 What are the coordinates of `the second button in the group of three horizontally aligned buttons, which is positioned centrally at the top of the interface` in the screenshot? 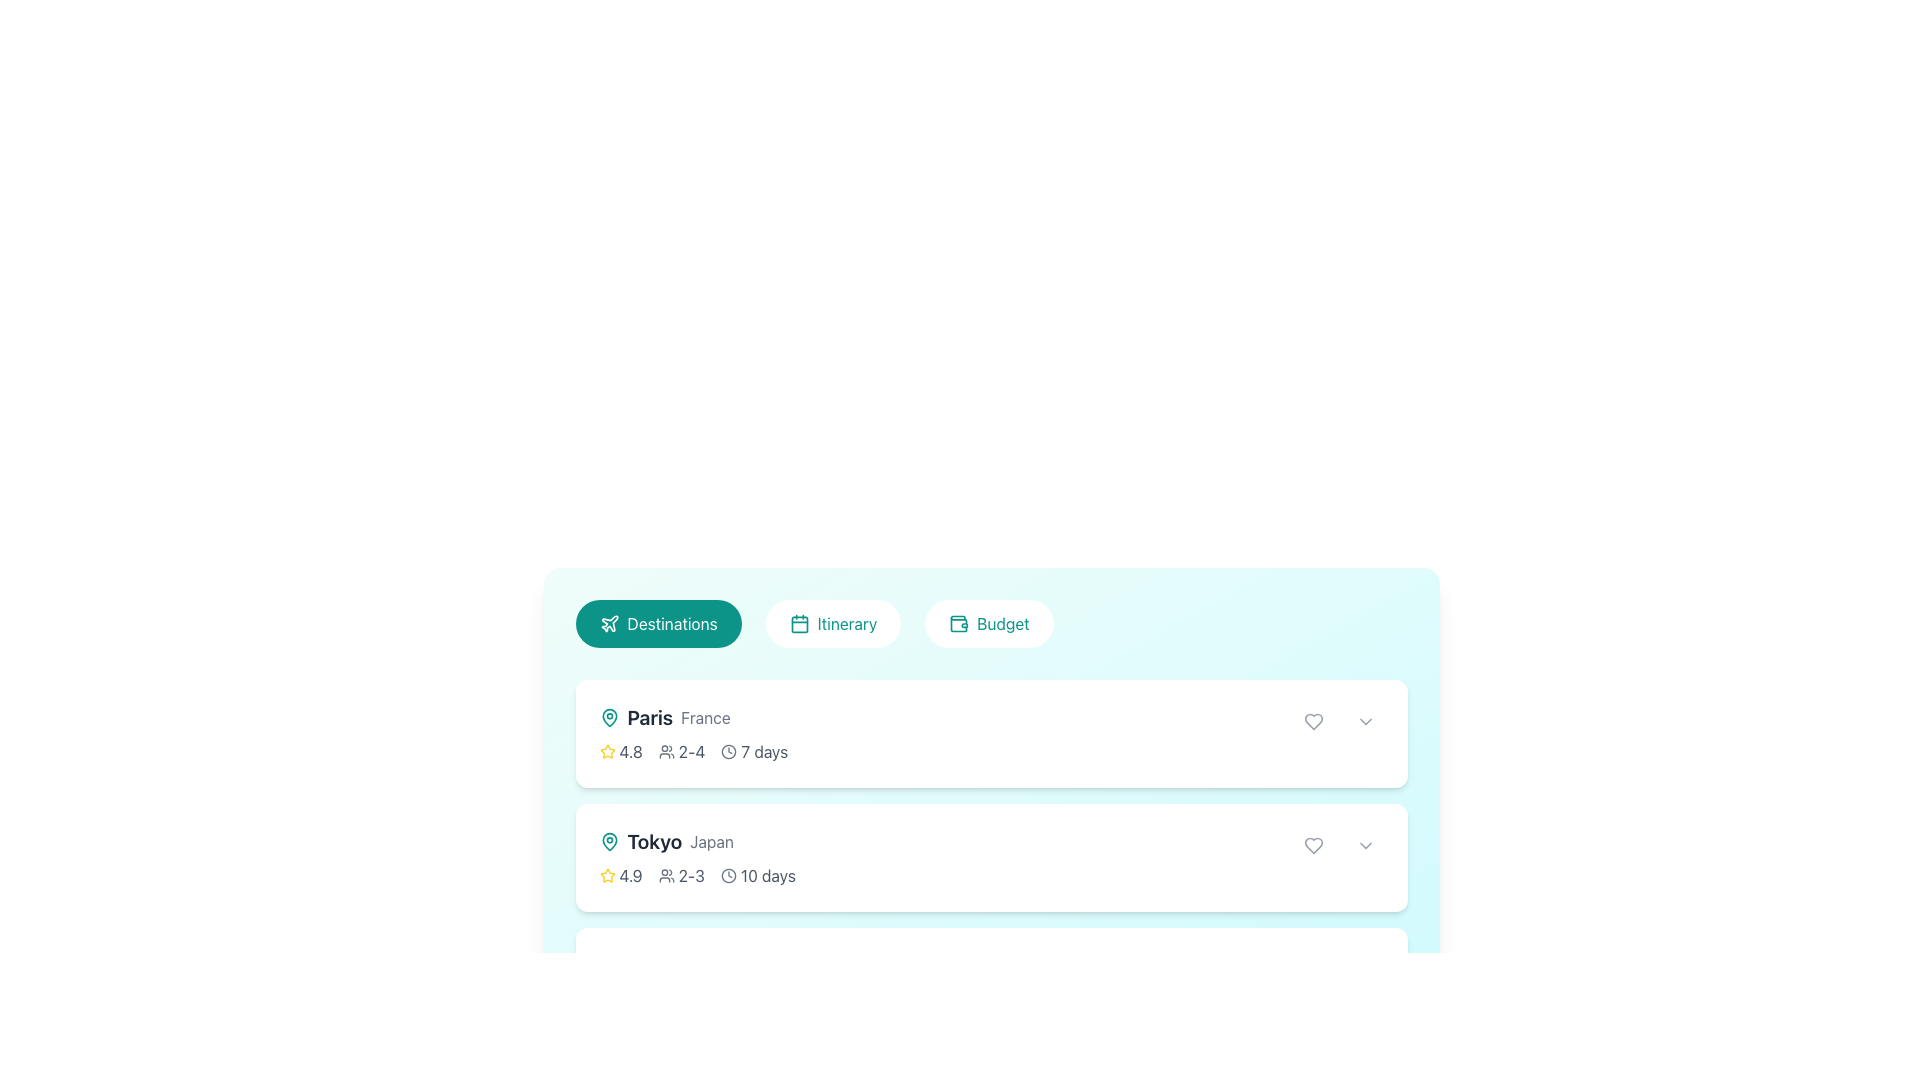 It's located at (833, 623).